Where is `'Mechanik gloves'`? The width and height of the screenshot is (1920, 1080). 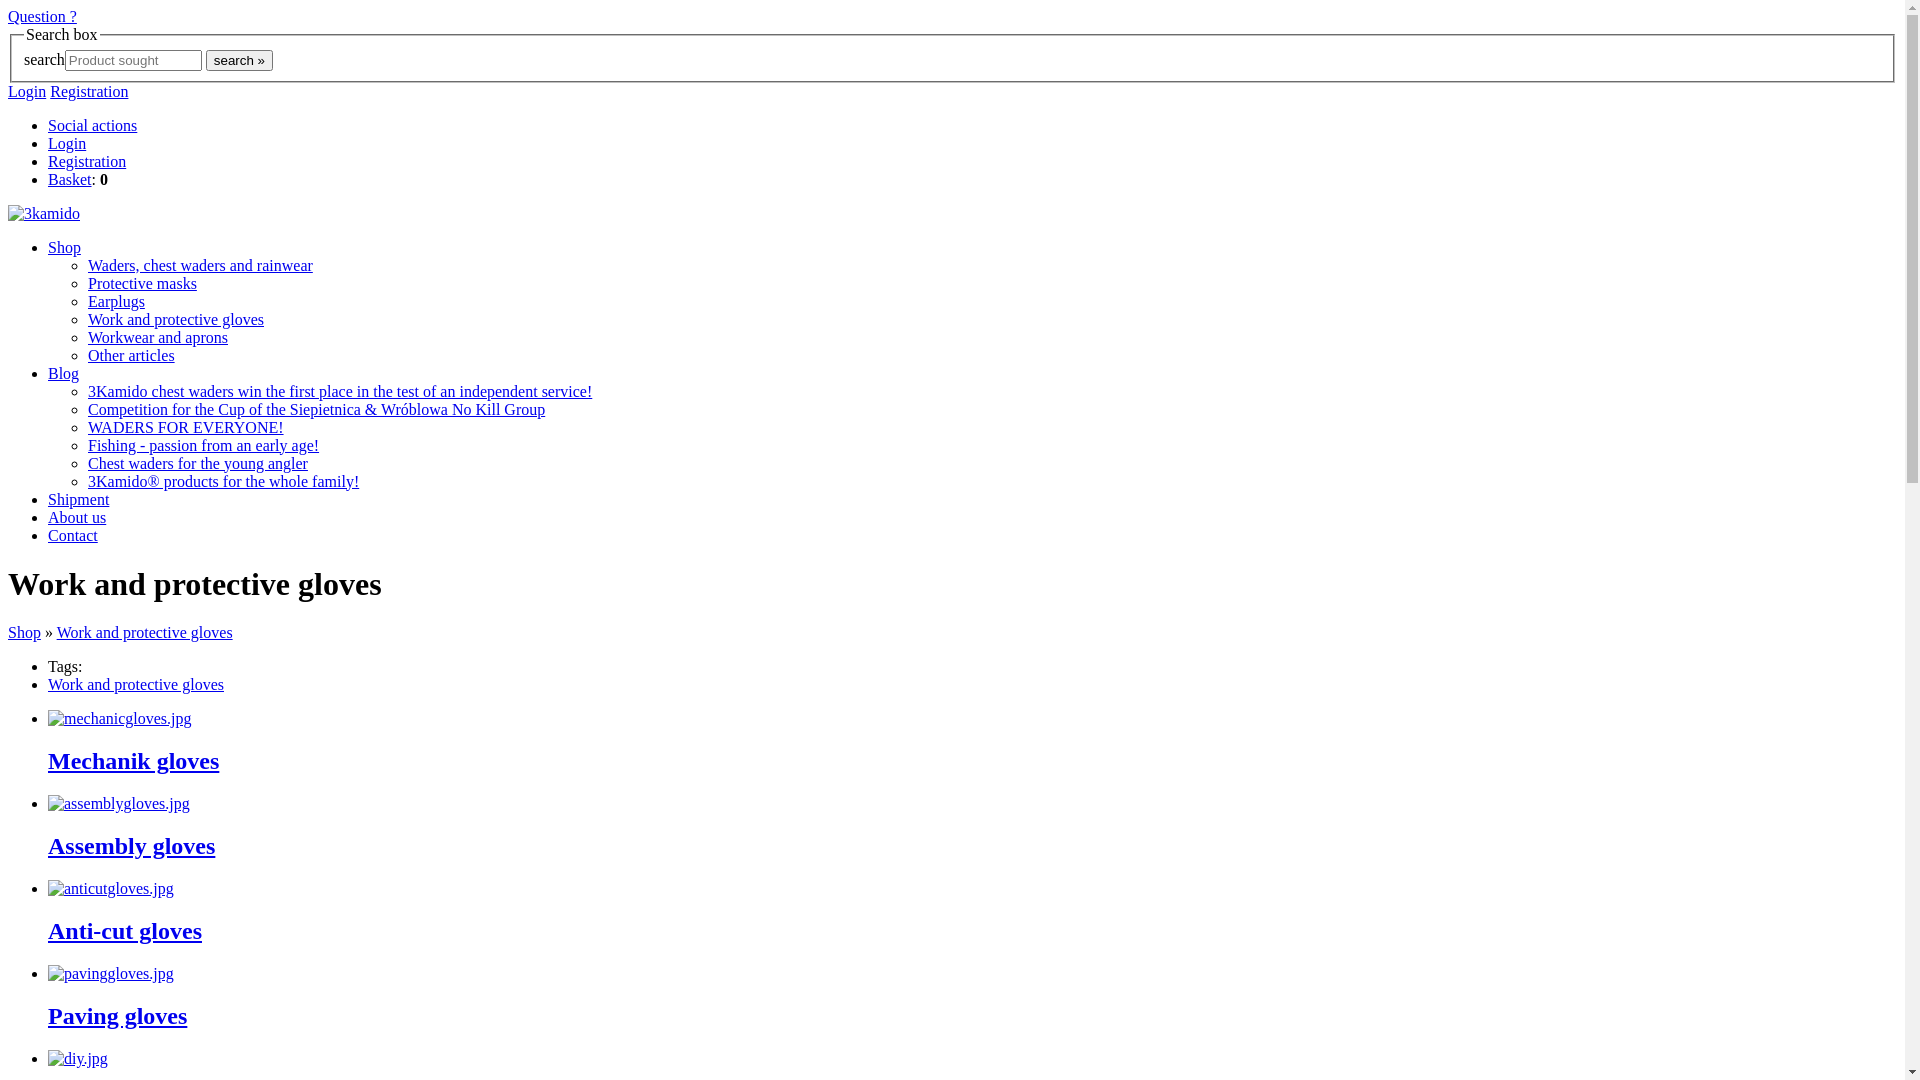
'Mechanik gloves' is located at coordinates (132, 760).